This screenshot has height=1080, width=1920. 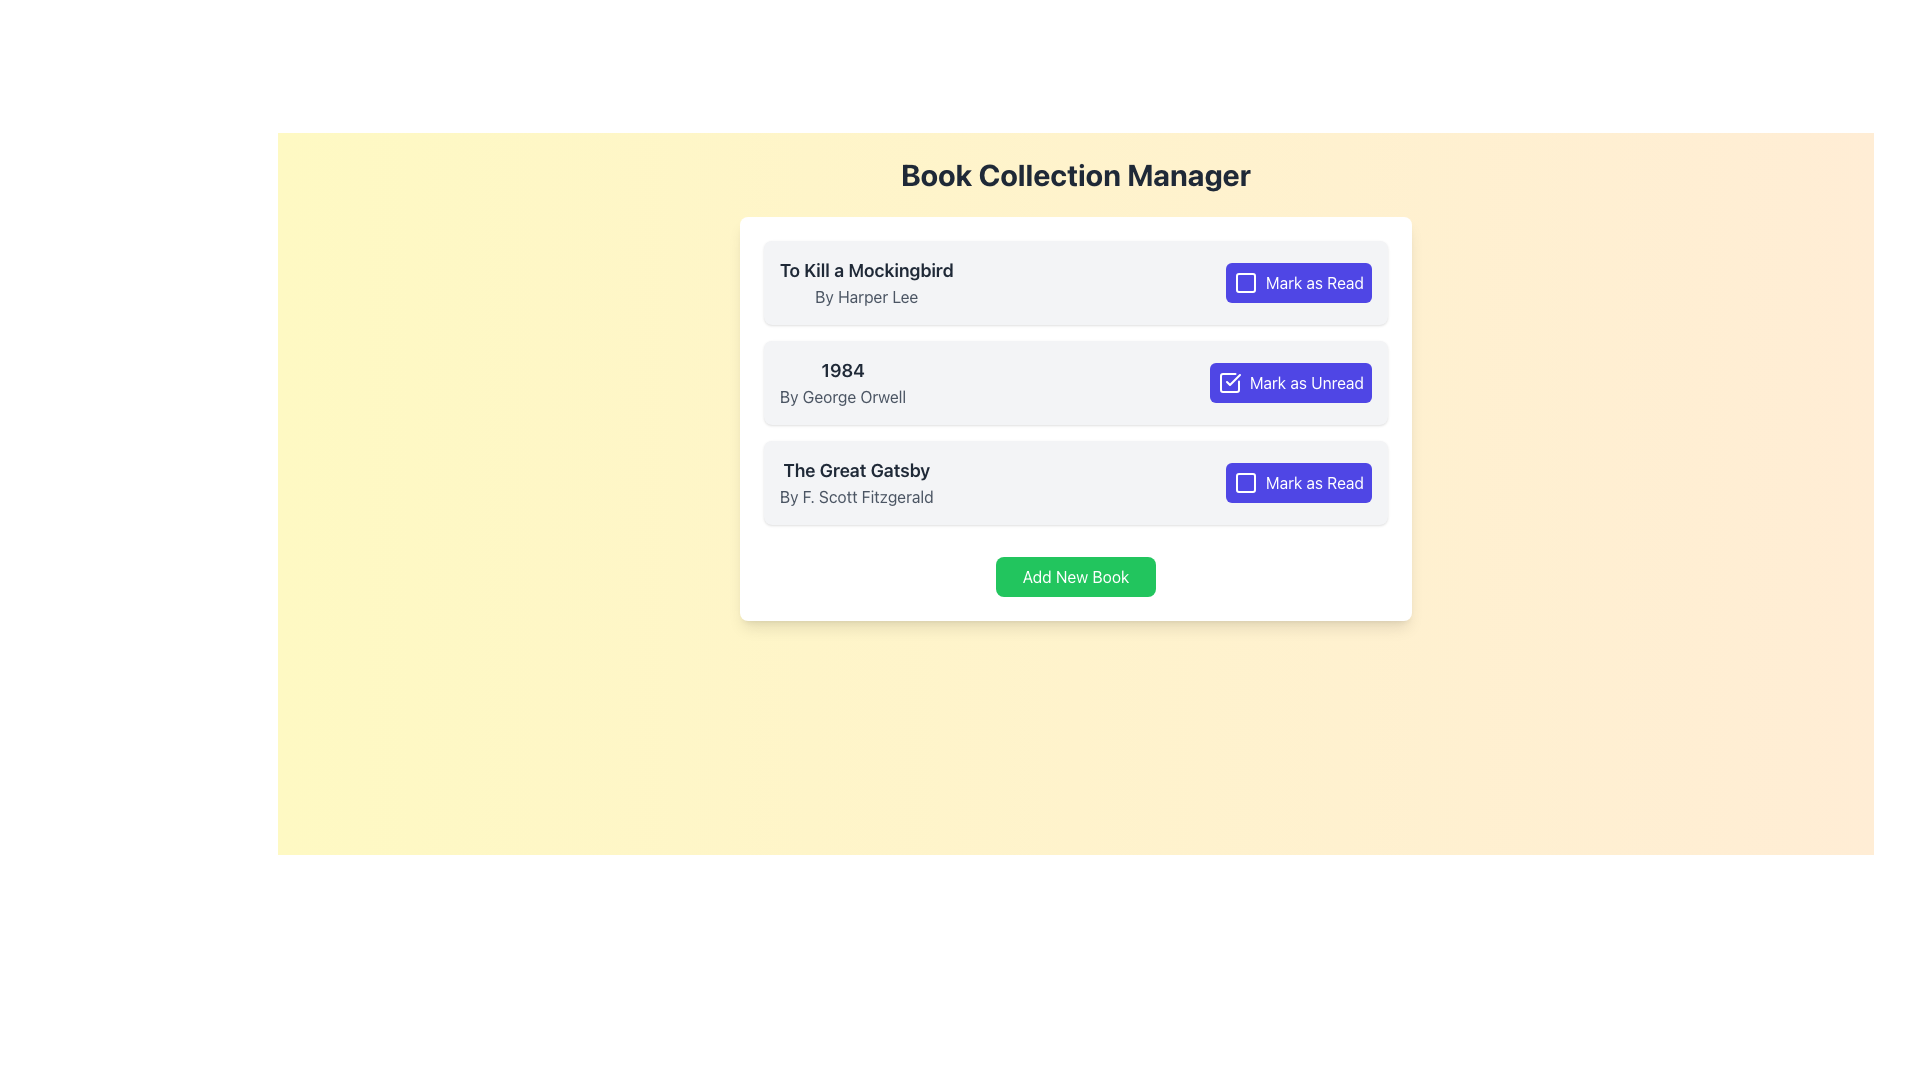 What do you see at coordinates (866, 297) in the screenshot?
I see `the Text Label that displays the author's name for 'To Kill a Mockingbird', located below the main title in the first card of the book list` at bounding box center [866, 297].